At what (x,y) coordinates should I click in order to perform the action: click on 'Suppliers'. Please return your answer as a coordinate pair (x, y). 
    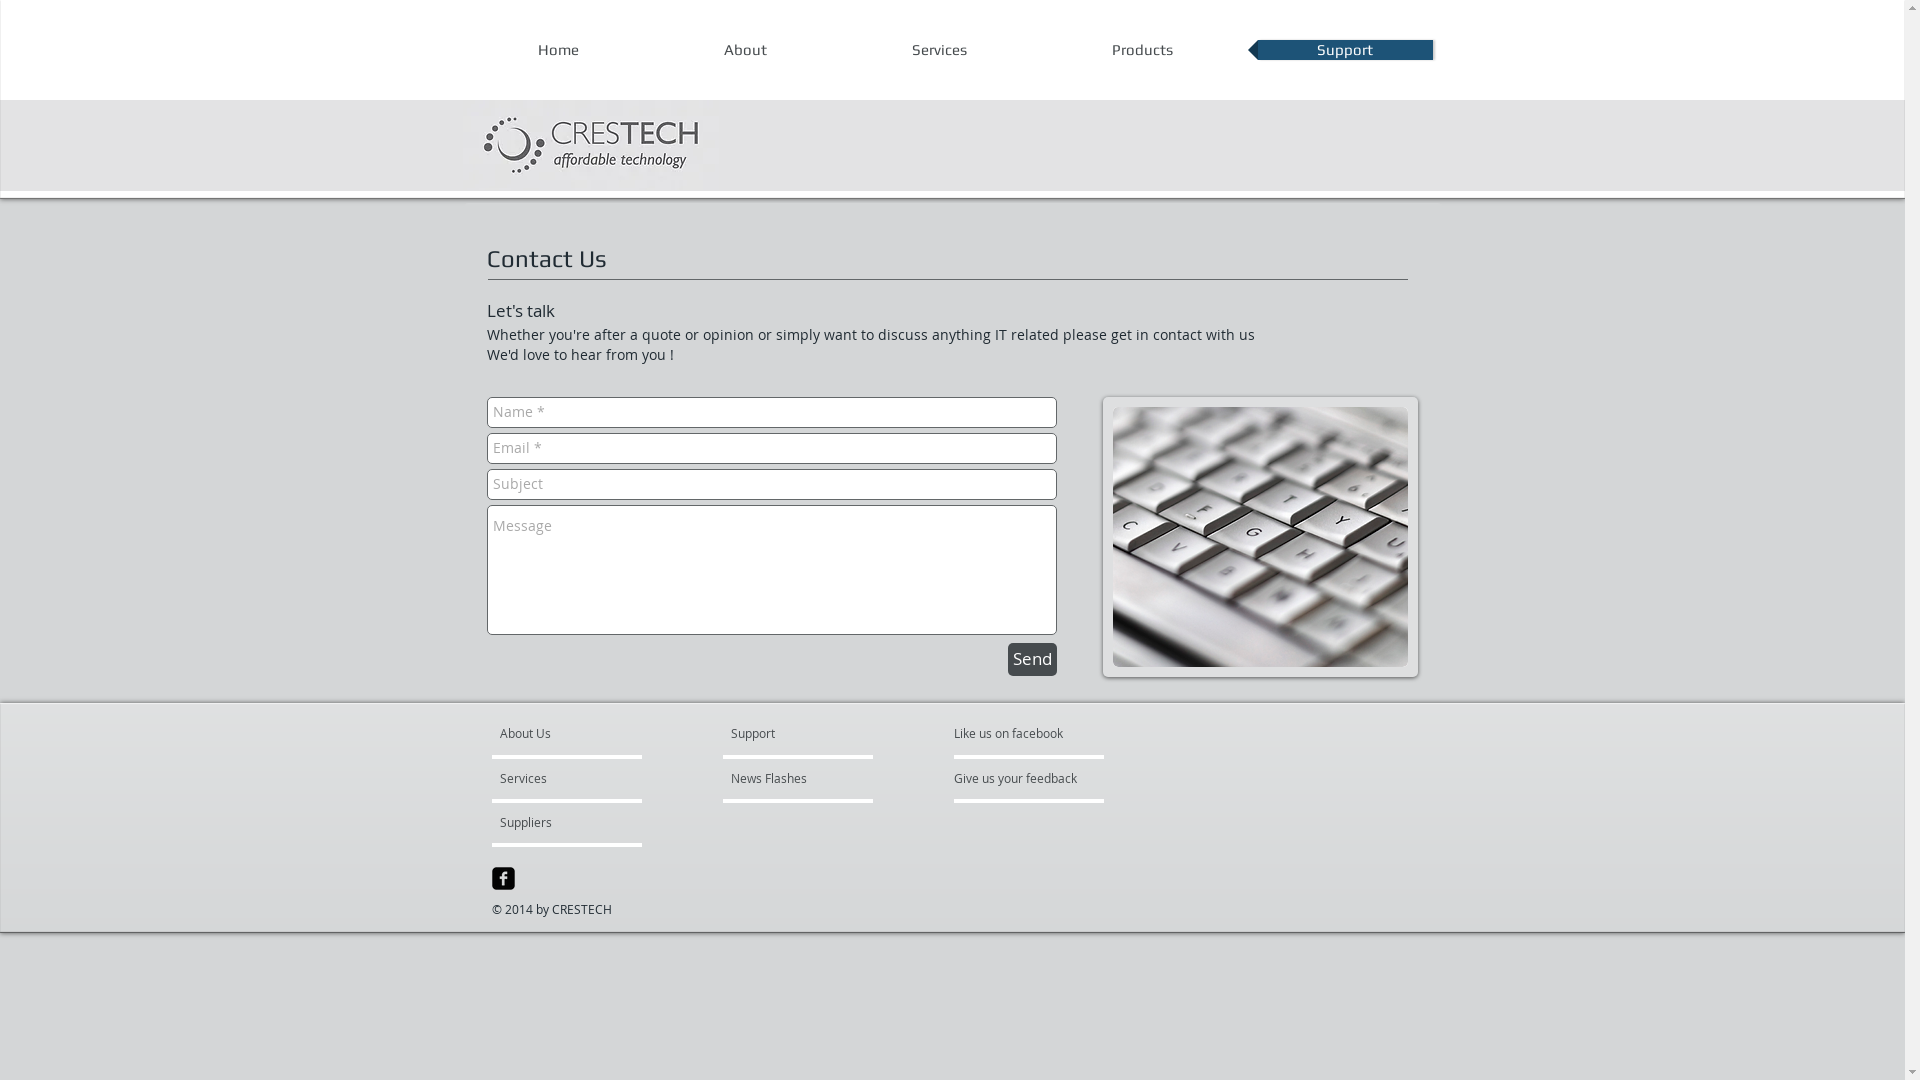
    Looking at the image, I should click on (499, 821).